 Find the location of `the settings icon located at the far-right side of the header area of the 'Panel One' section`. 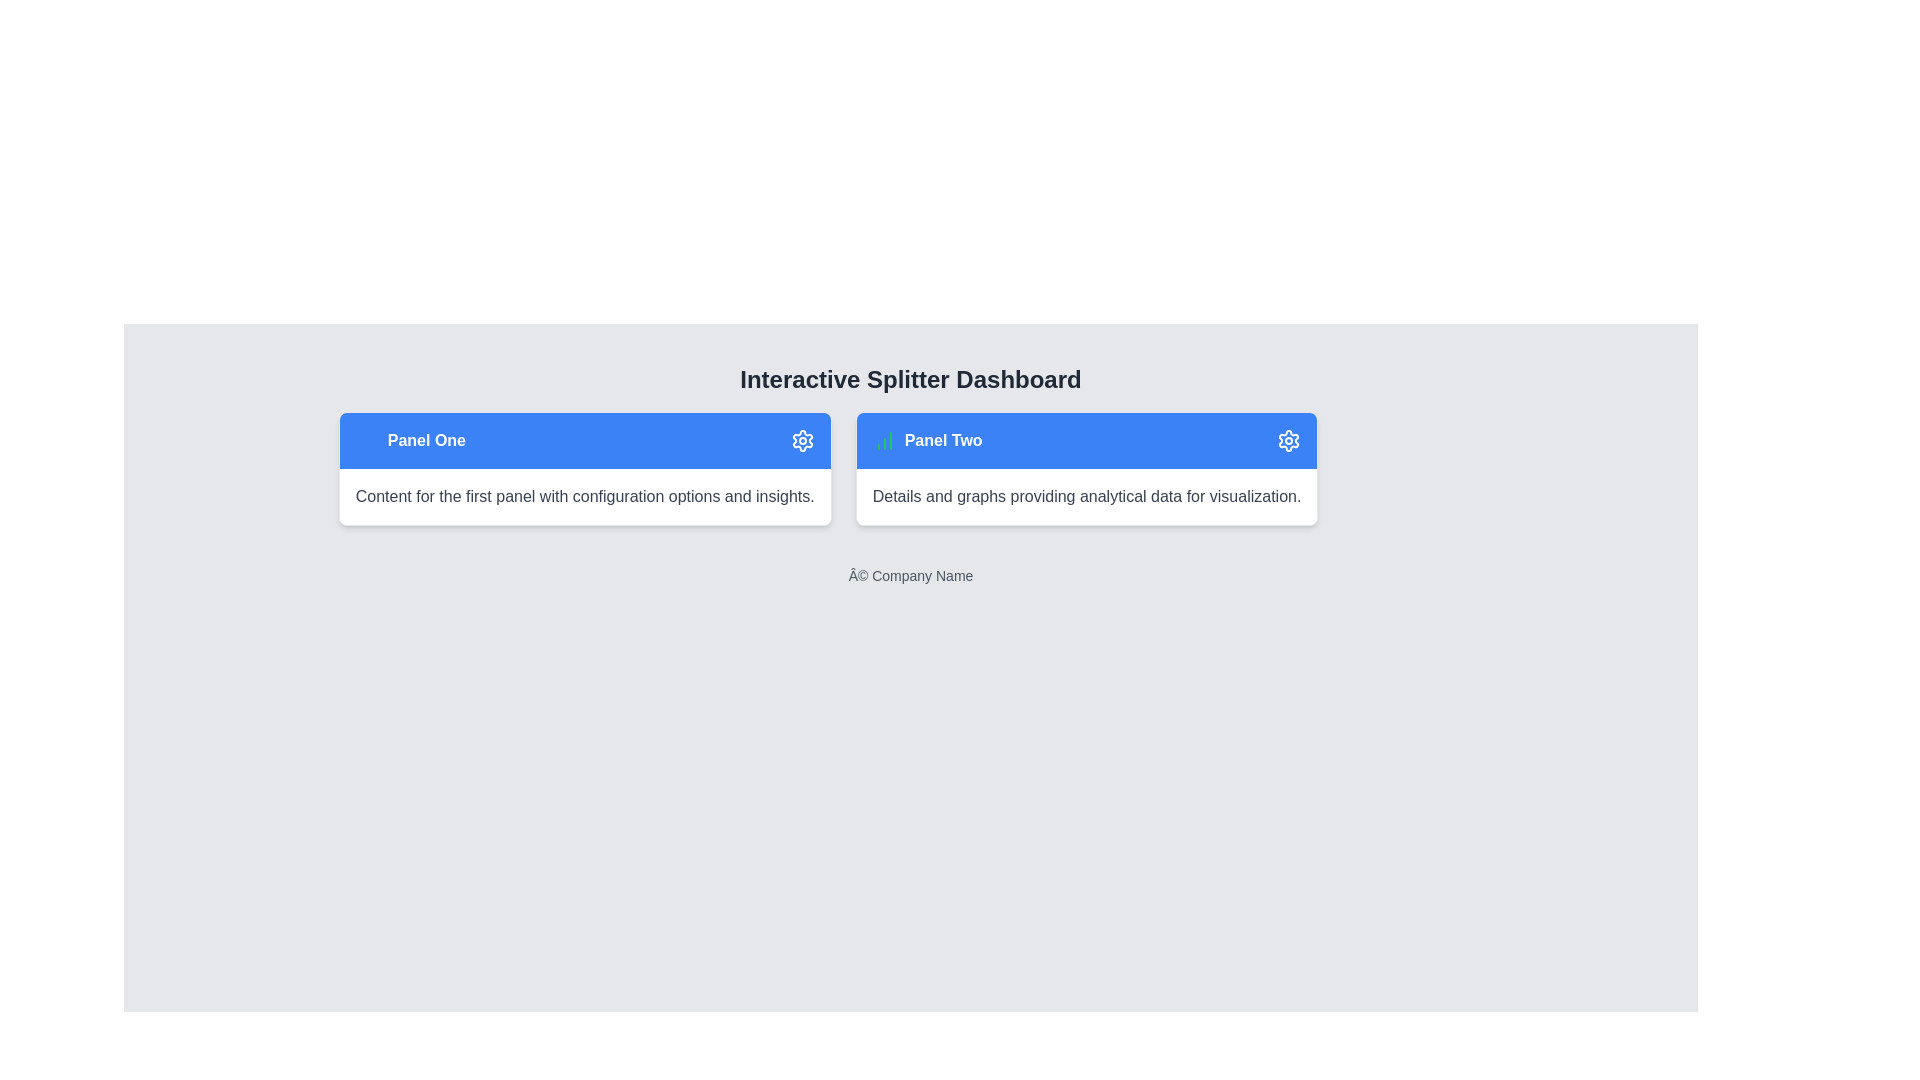

the settings icon located at the far-right side of the header area of the 'Panel One' section is located at coordinates (802, 439).